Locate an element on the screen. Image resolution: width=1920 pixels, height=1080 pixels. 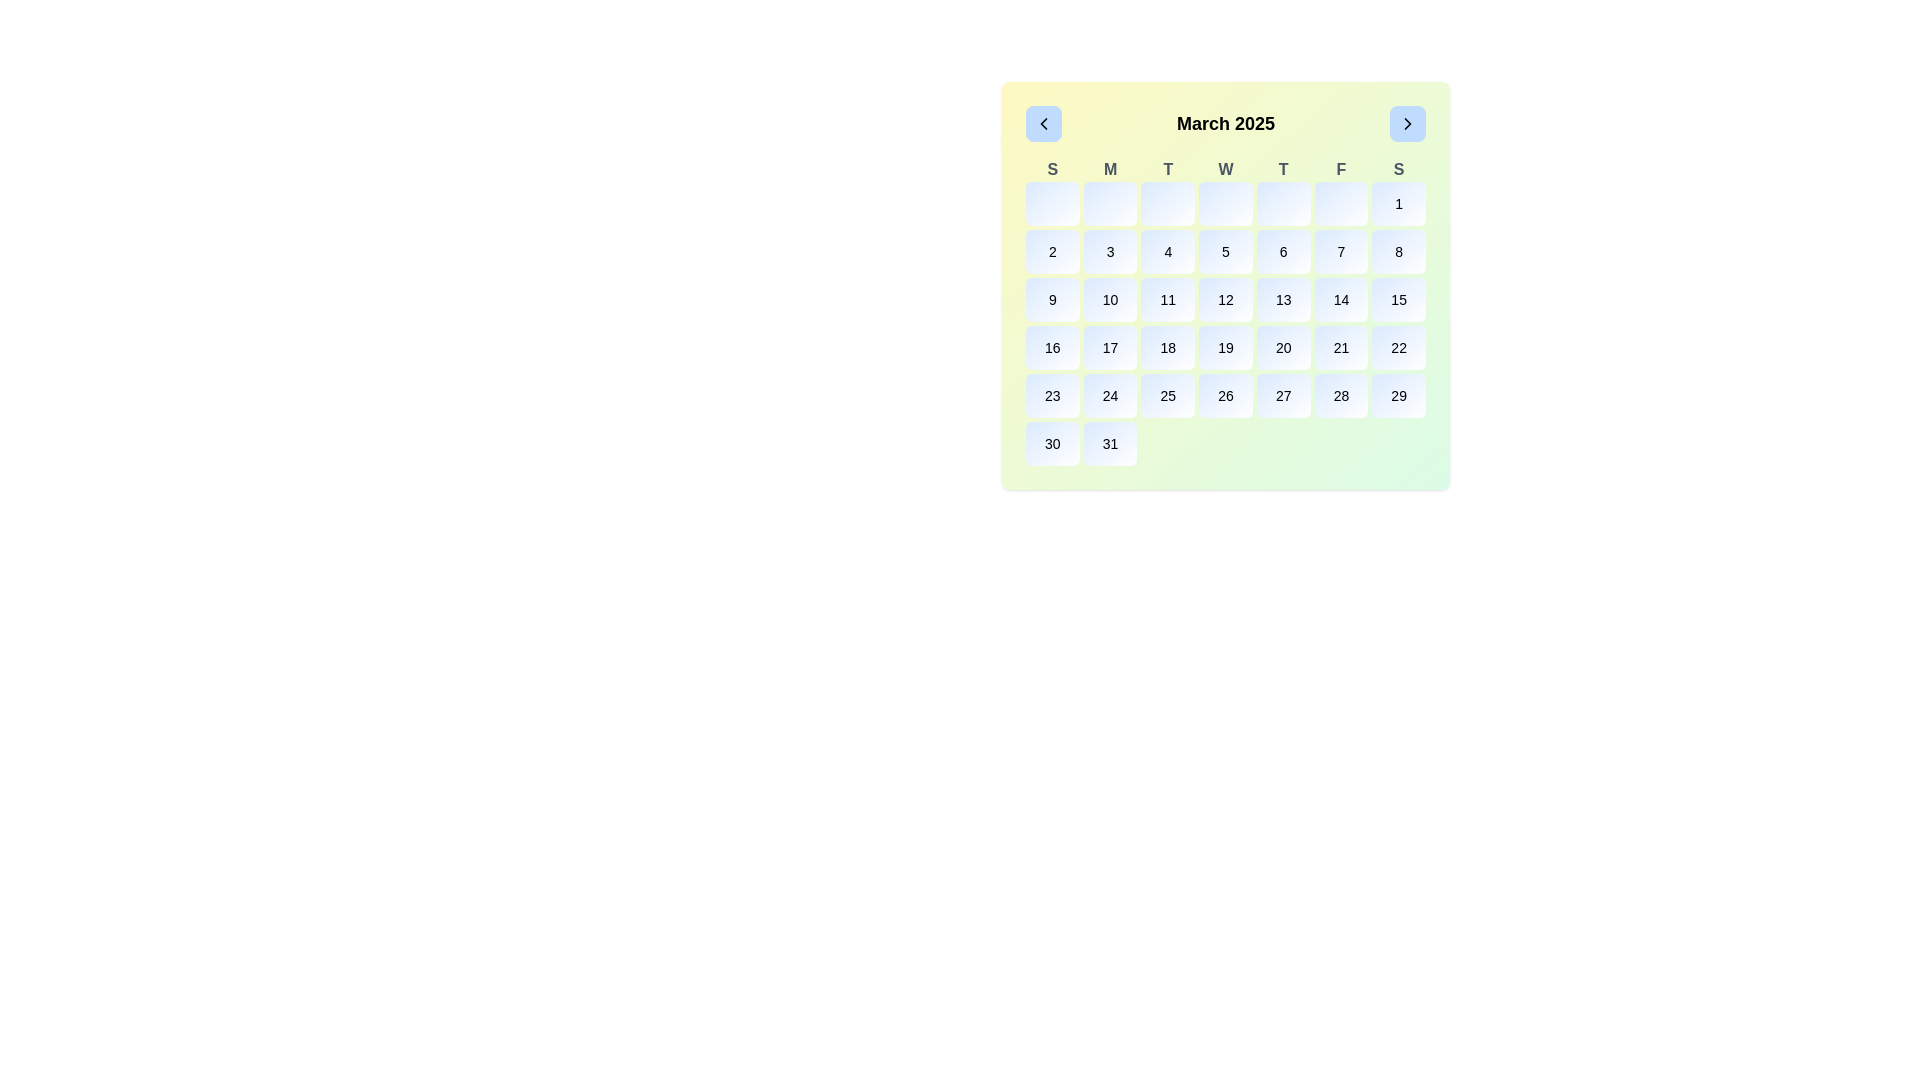
the button displaying the numeral '8' in the calendar grid is located at coordinates (1398, 250).